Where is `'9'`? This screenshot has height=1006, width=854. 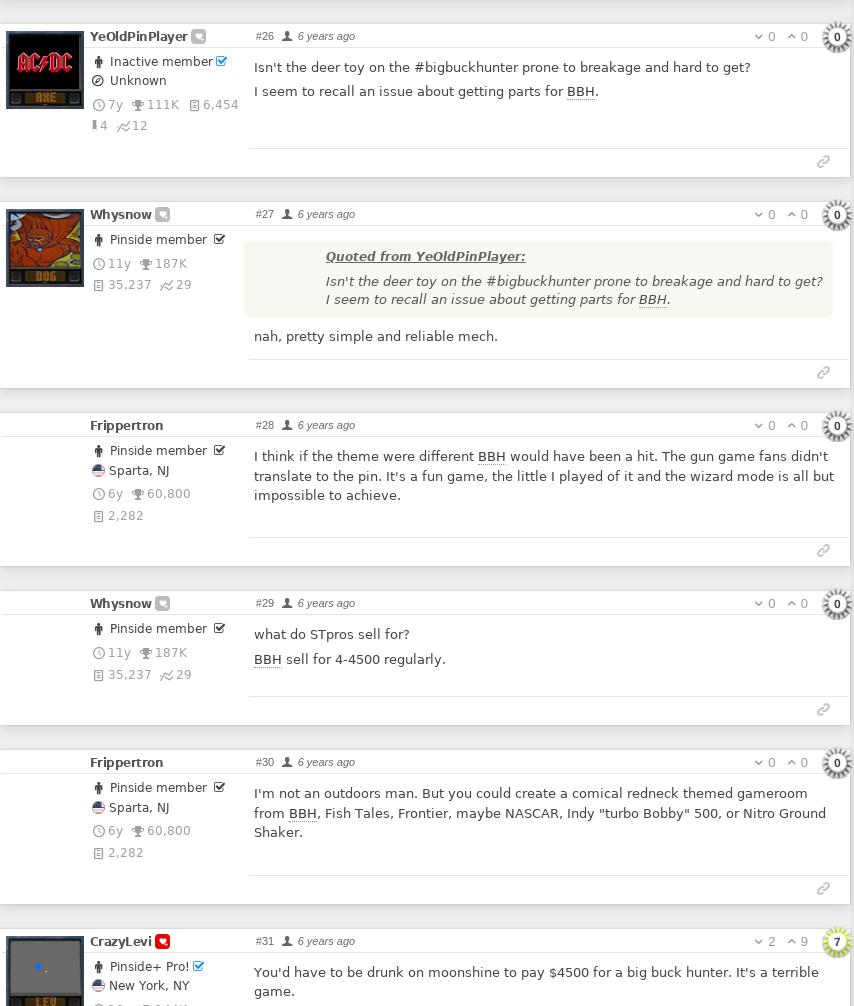
'9' is located at coordinates (803, 939).